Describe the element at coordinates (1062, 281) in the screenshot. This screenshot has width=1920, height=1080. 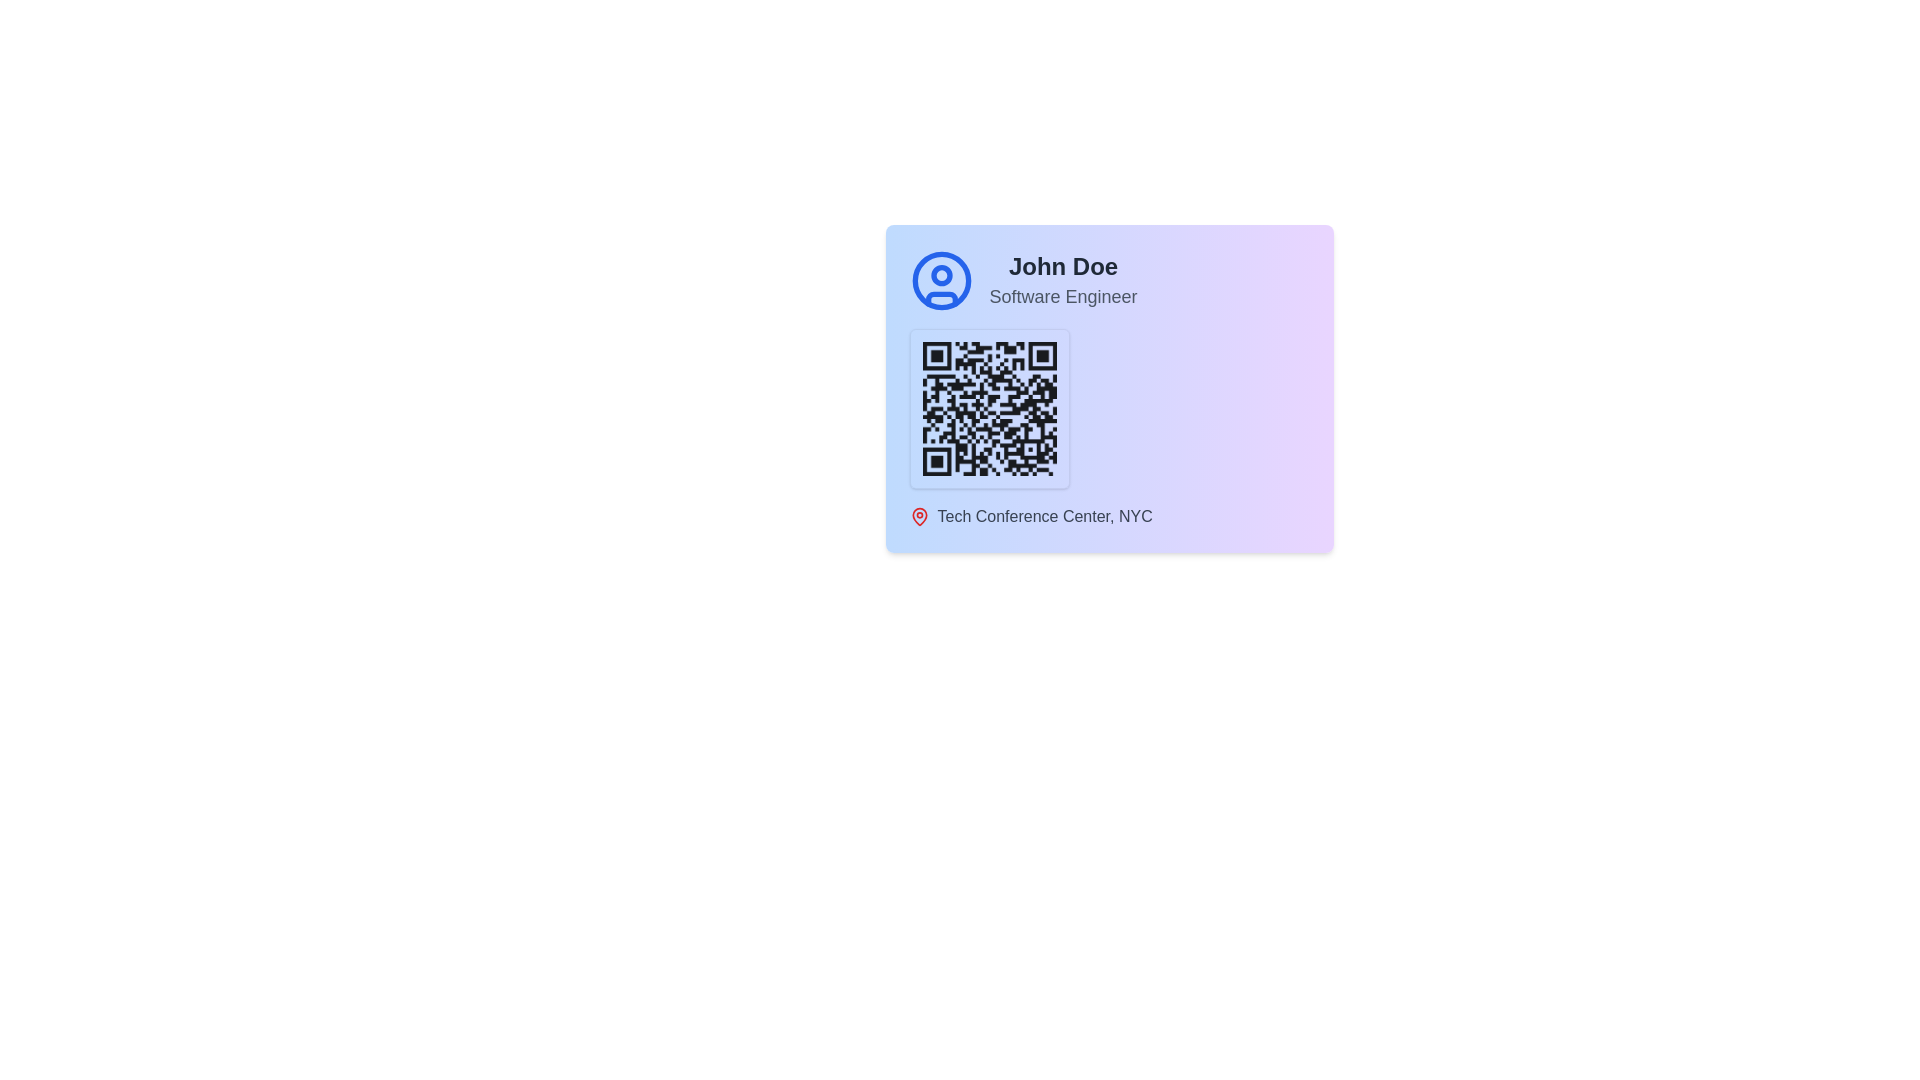
I see `the text block displaying the user's name and designation` at that location.